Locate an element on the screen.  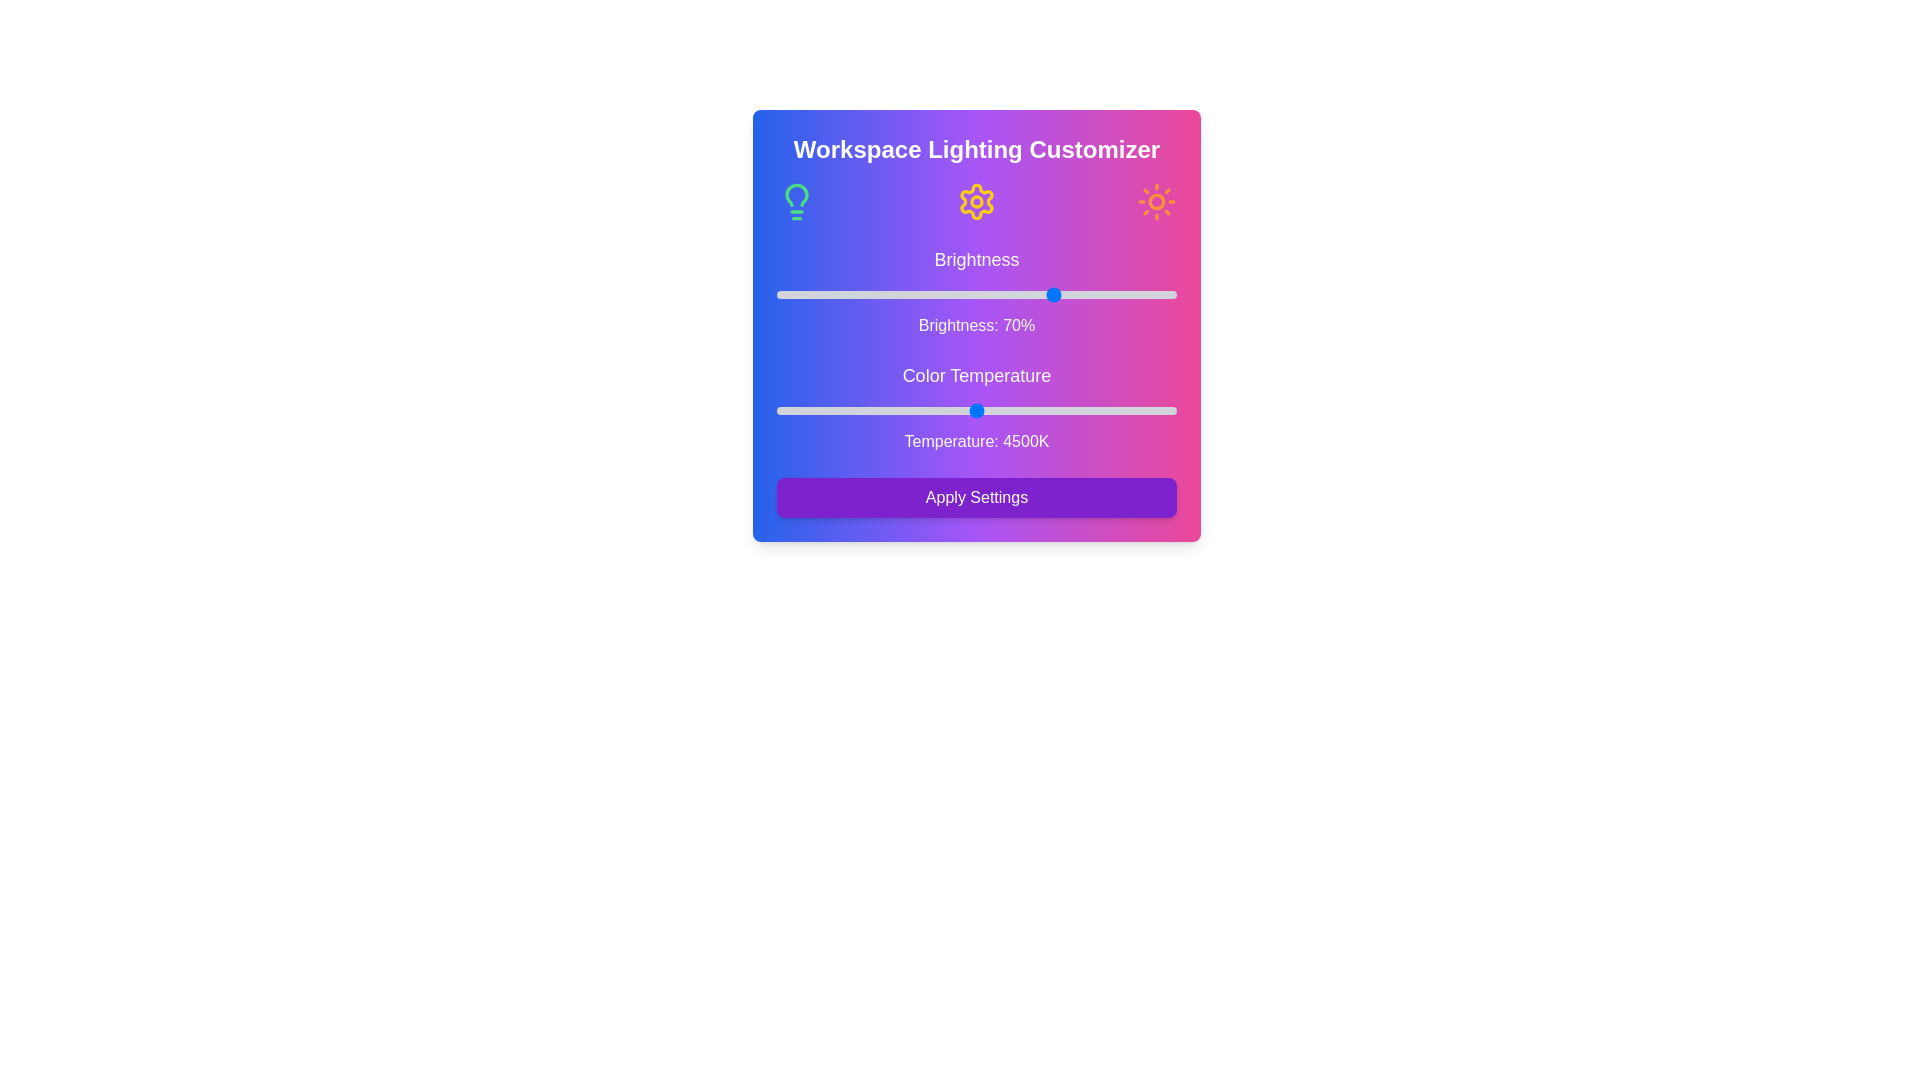
the color temperature slider to 5697 K is located at coordinates (1095, 410).